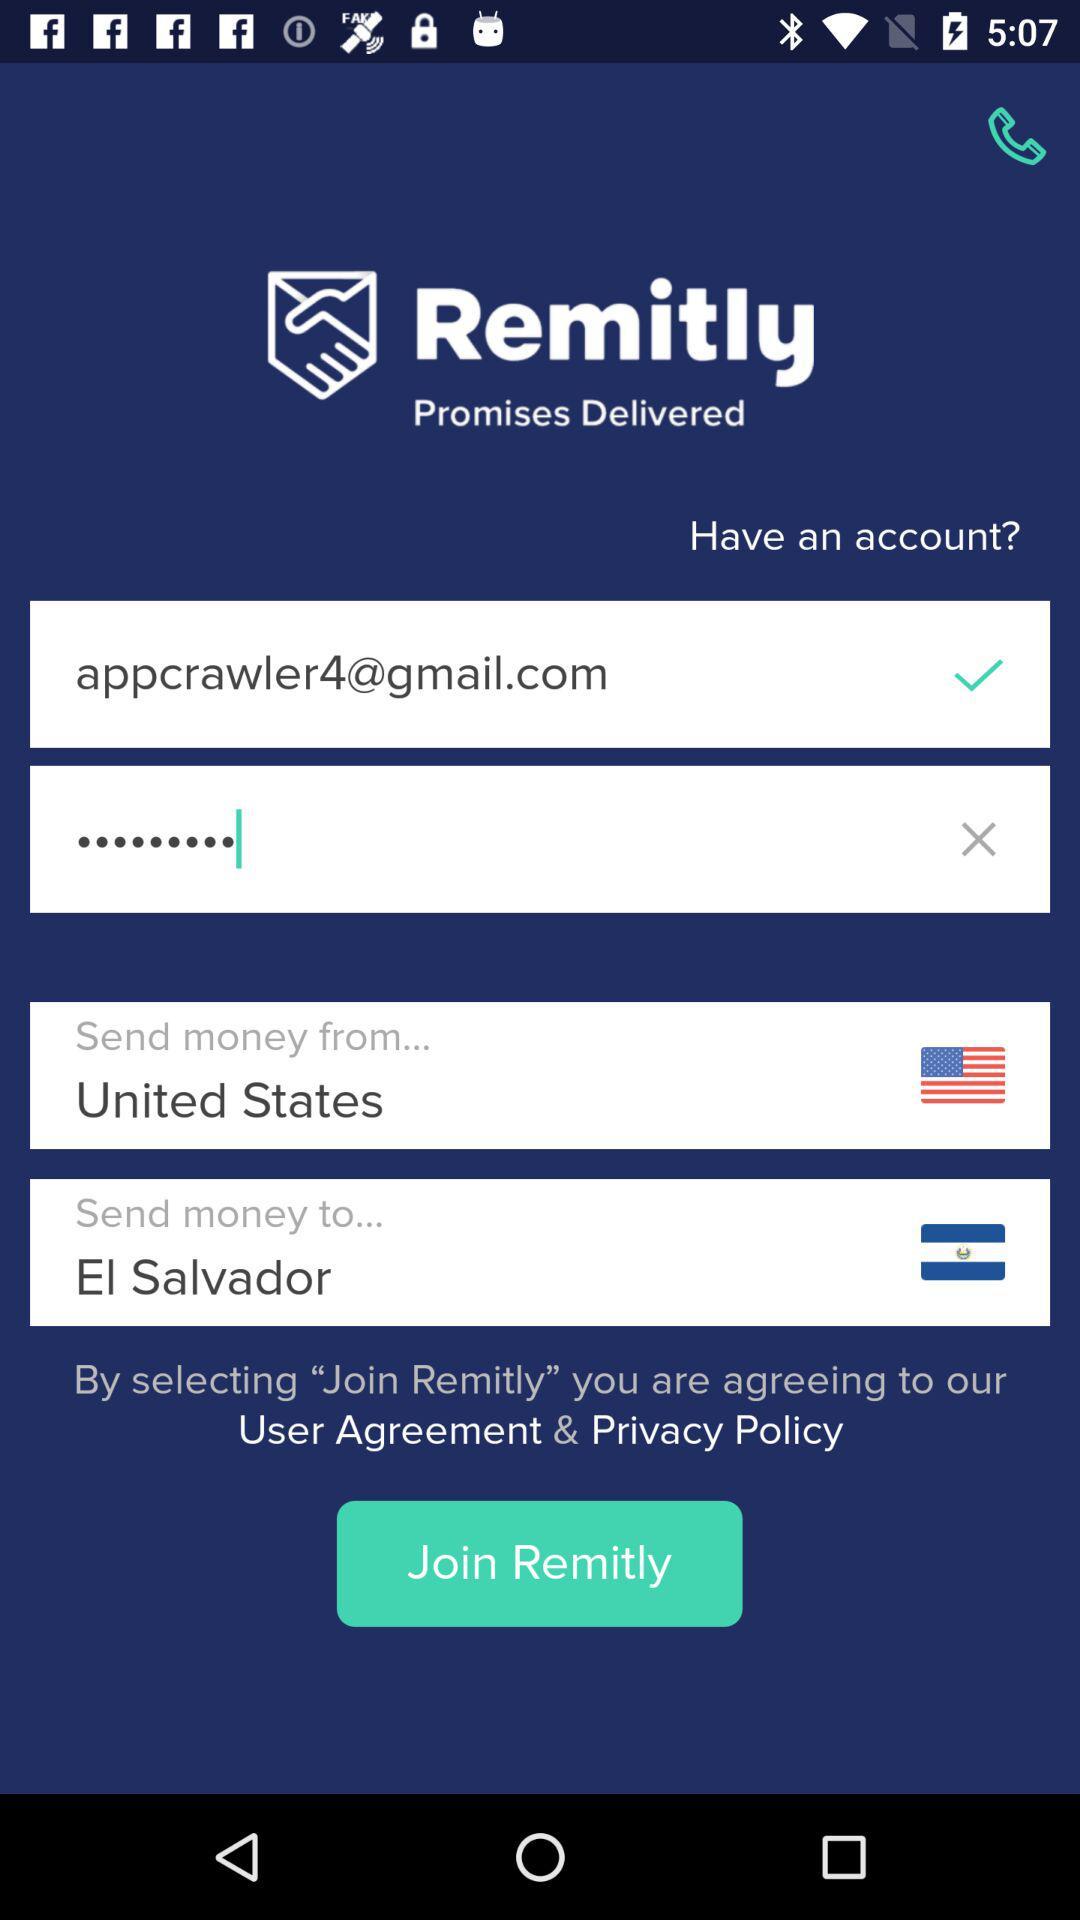  What do you see at coordinates (540, 674) in the screenshot?
I see `the icon above crowd3116 icon` at bounding box center [540, 674].